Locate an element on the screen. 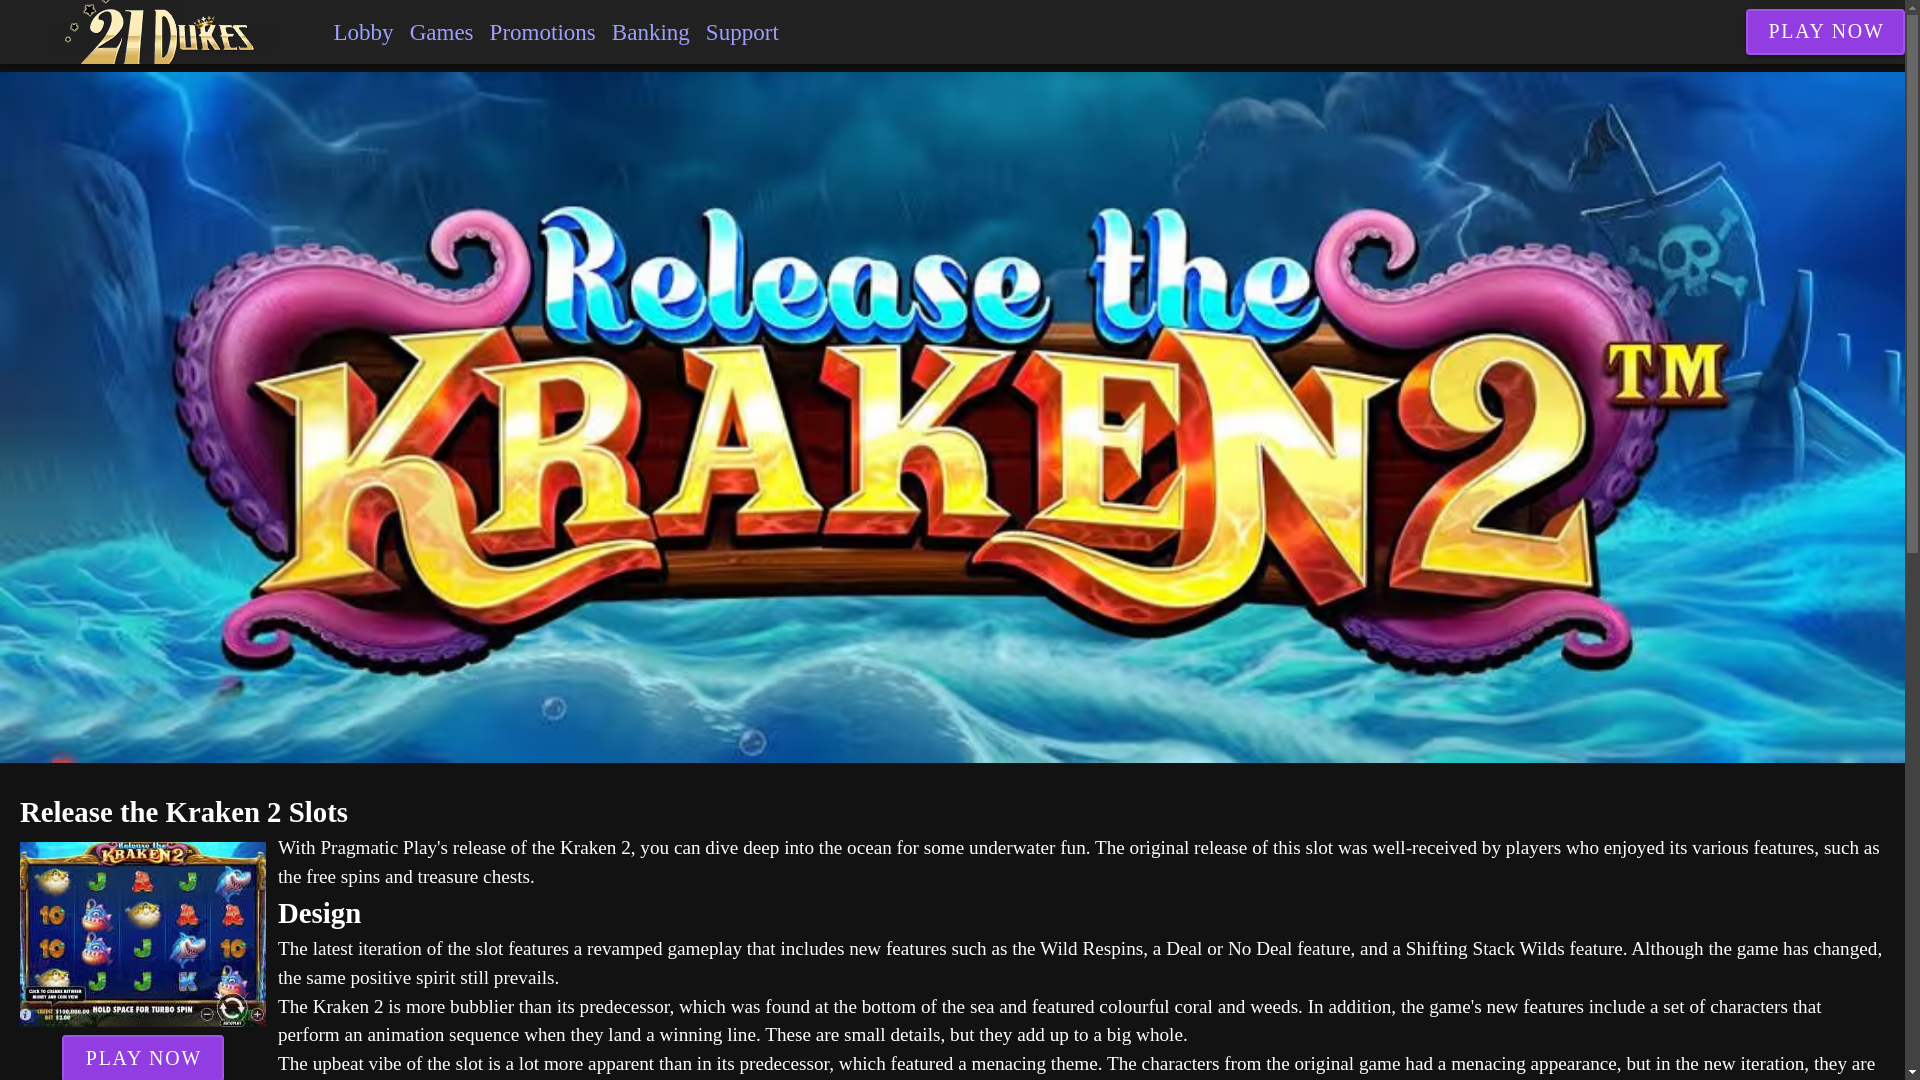  'Support' is located at coordinates (741, 31).